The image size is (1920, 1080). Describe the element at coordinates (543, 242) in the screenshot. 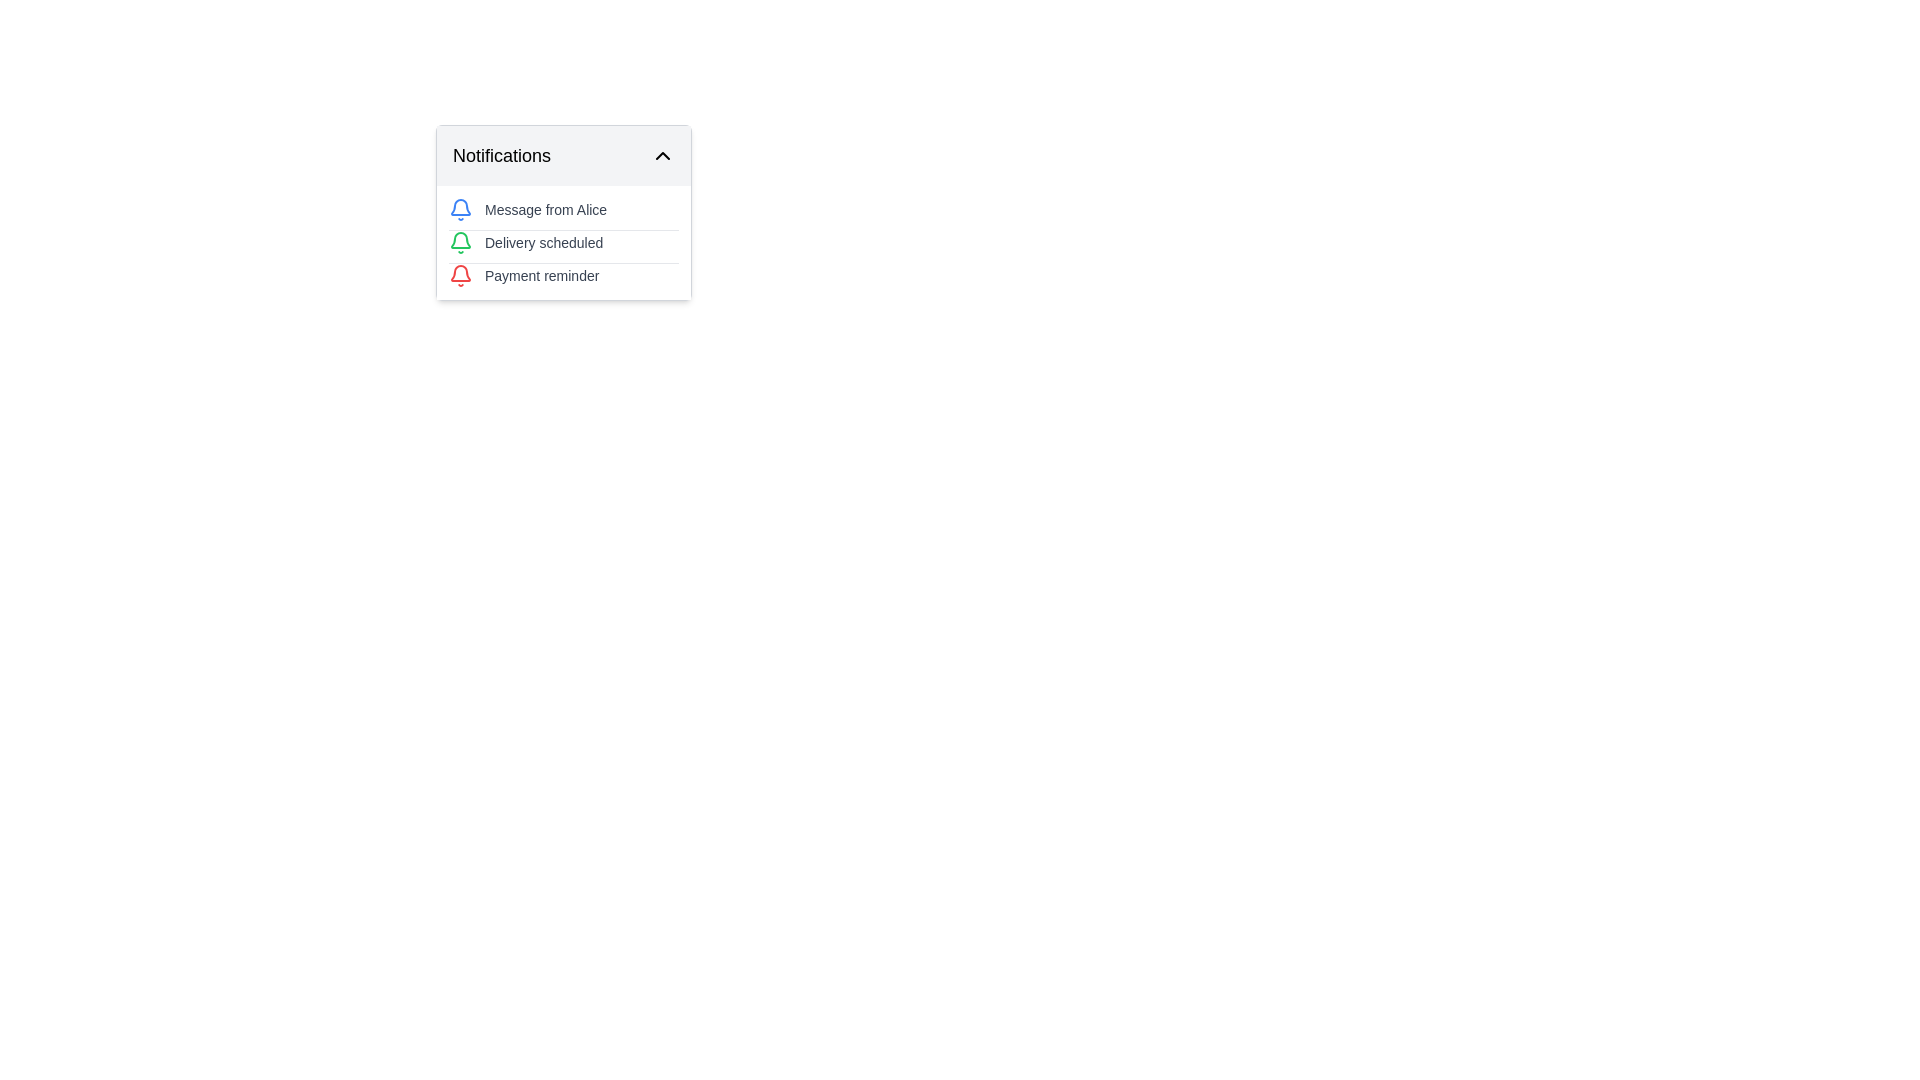

I see `the 'Delivery scheduled' informational text label, which is the second notification item` at that location.